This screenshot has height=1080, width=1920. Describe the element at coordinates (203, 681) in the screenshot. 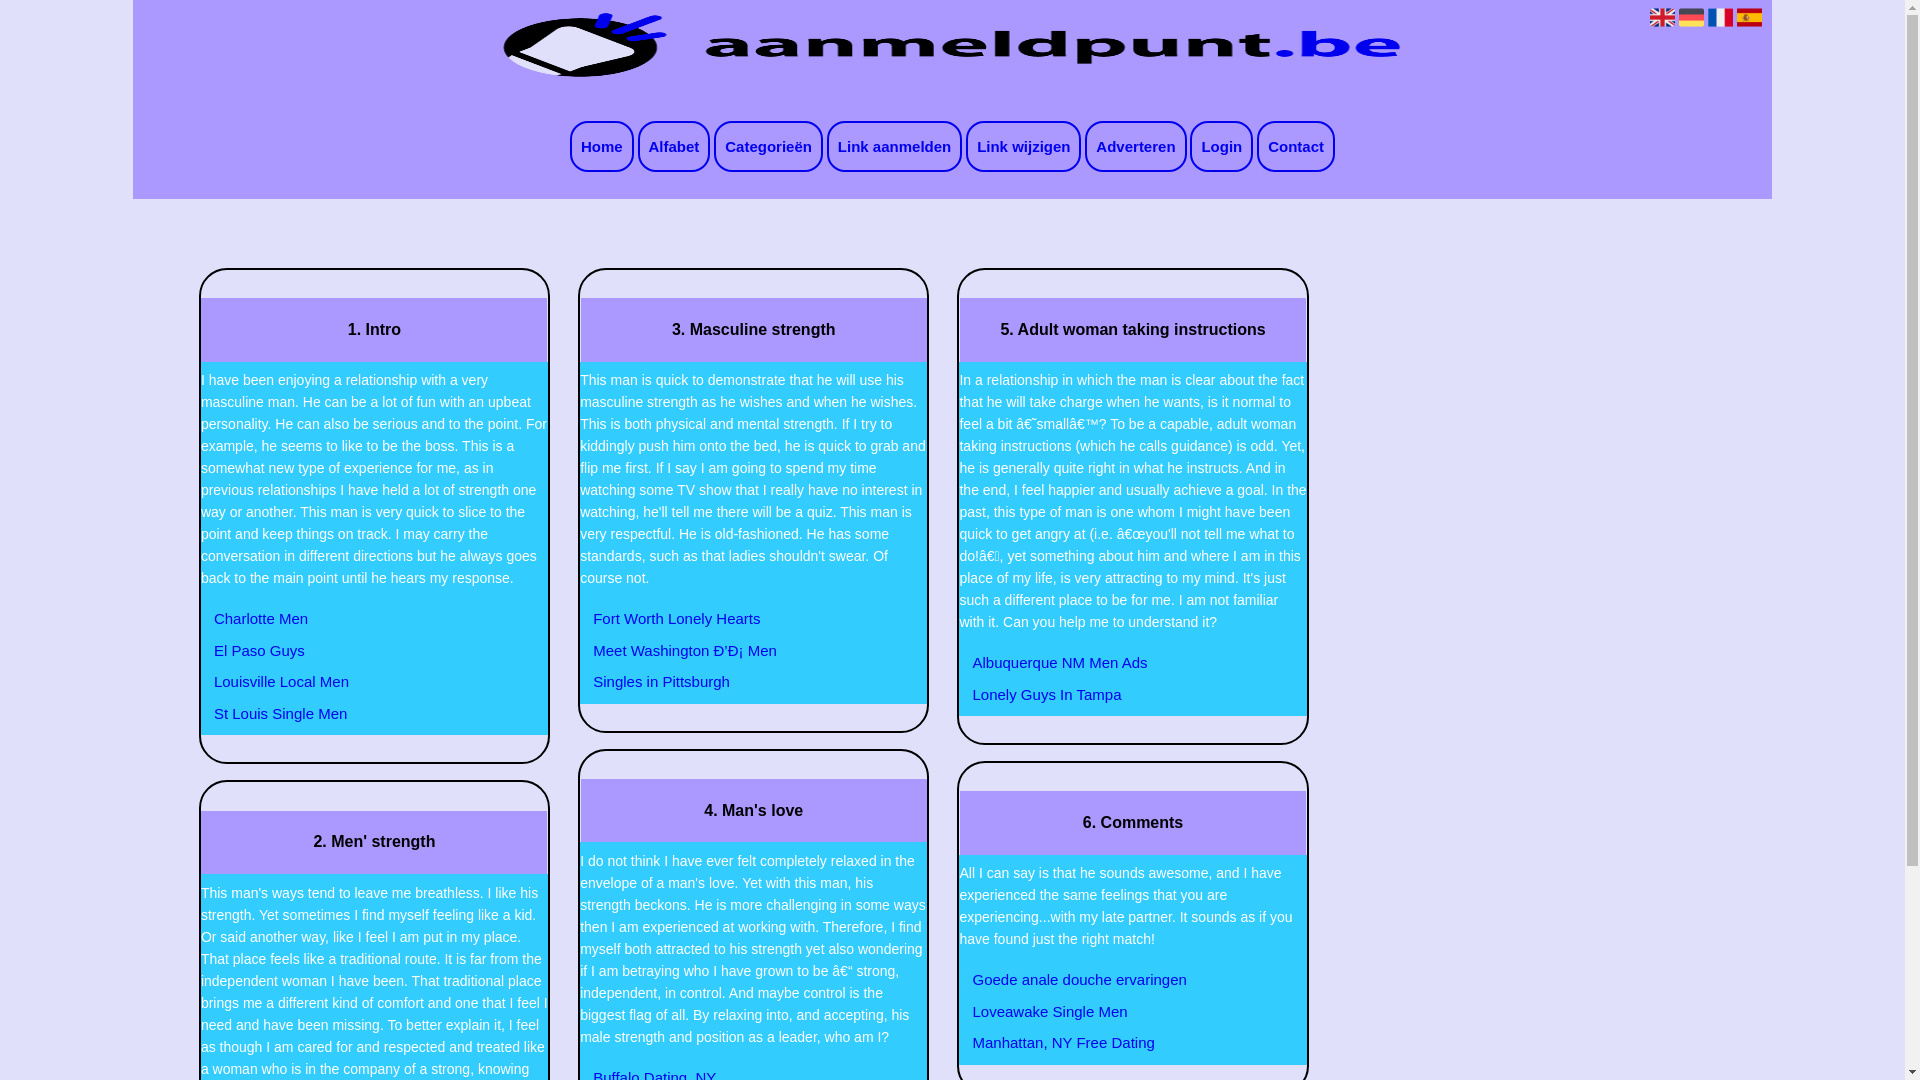

I see `'Louisville Local Men'` at that location.